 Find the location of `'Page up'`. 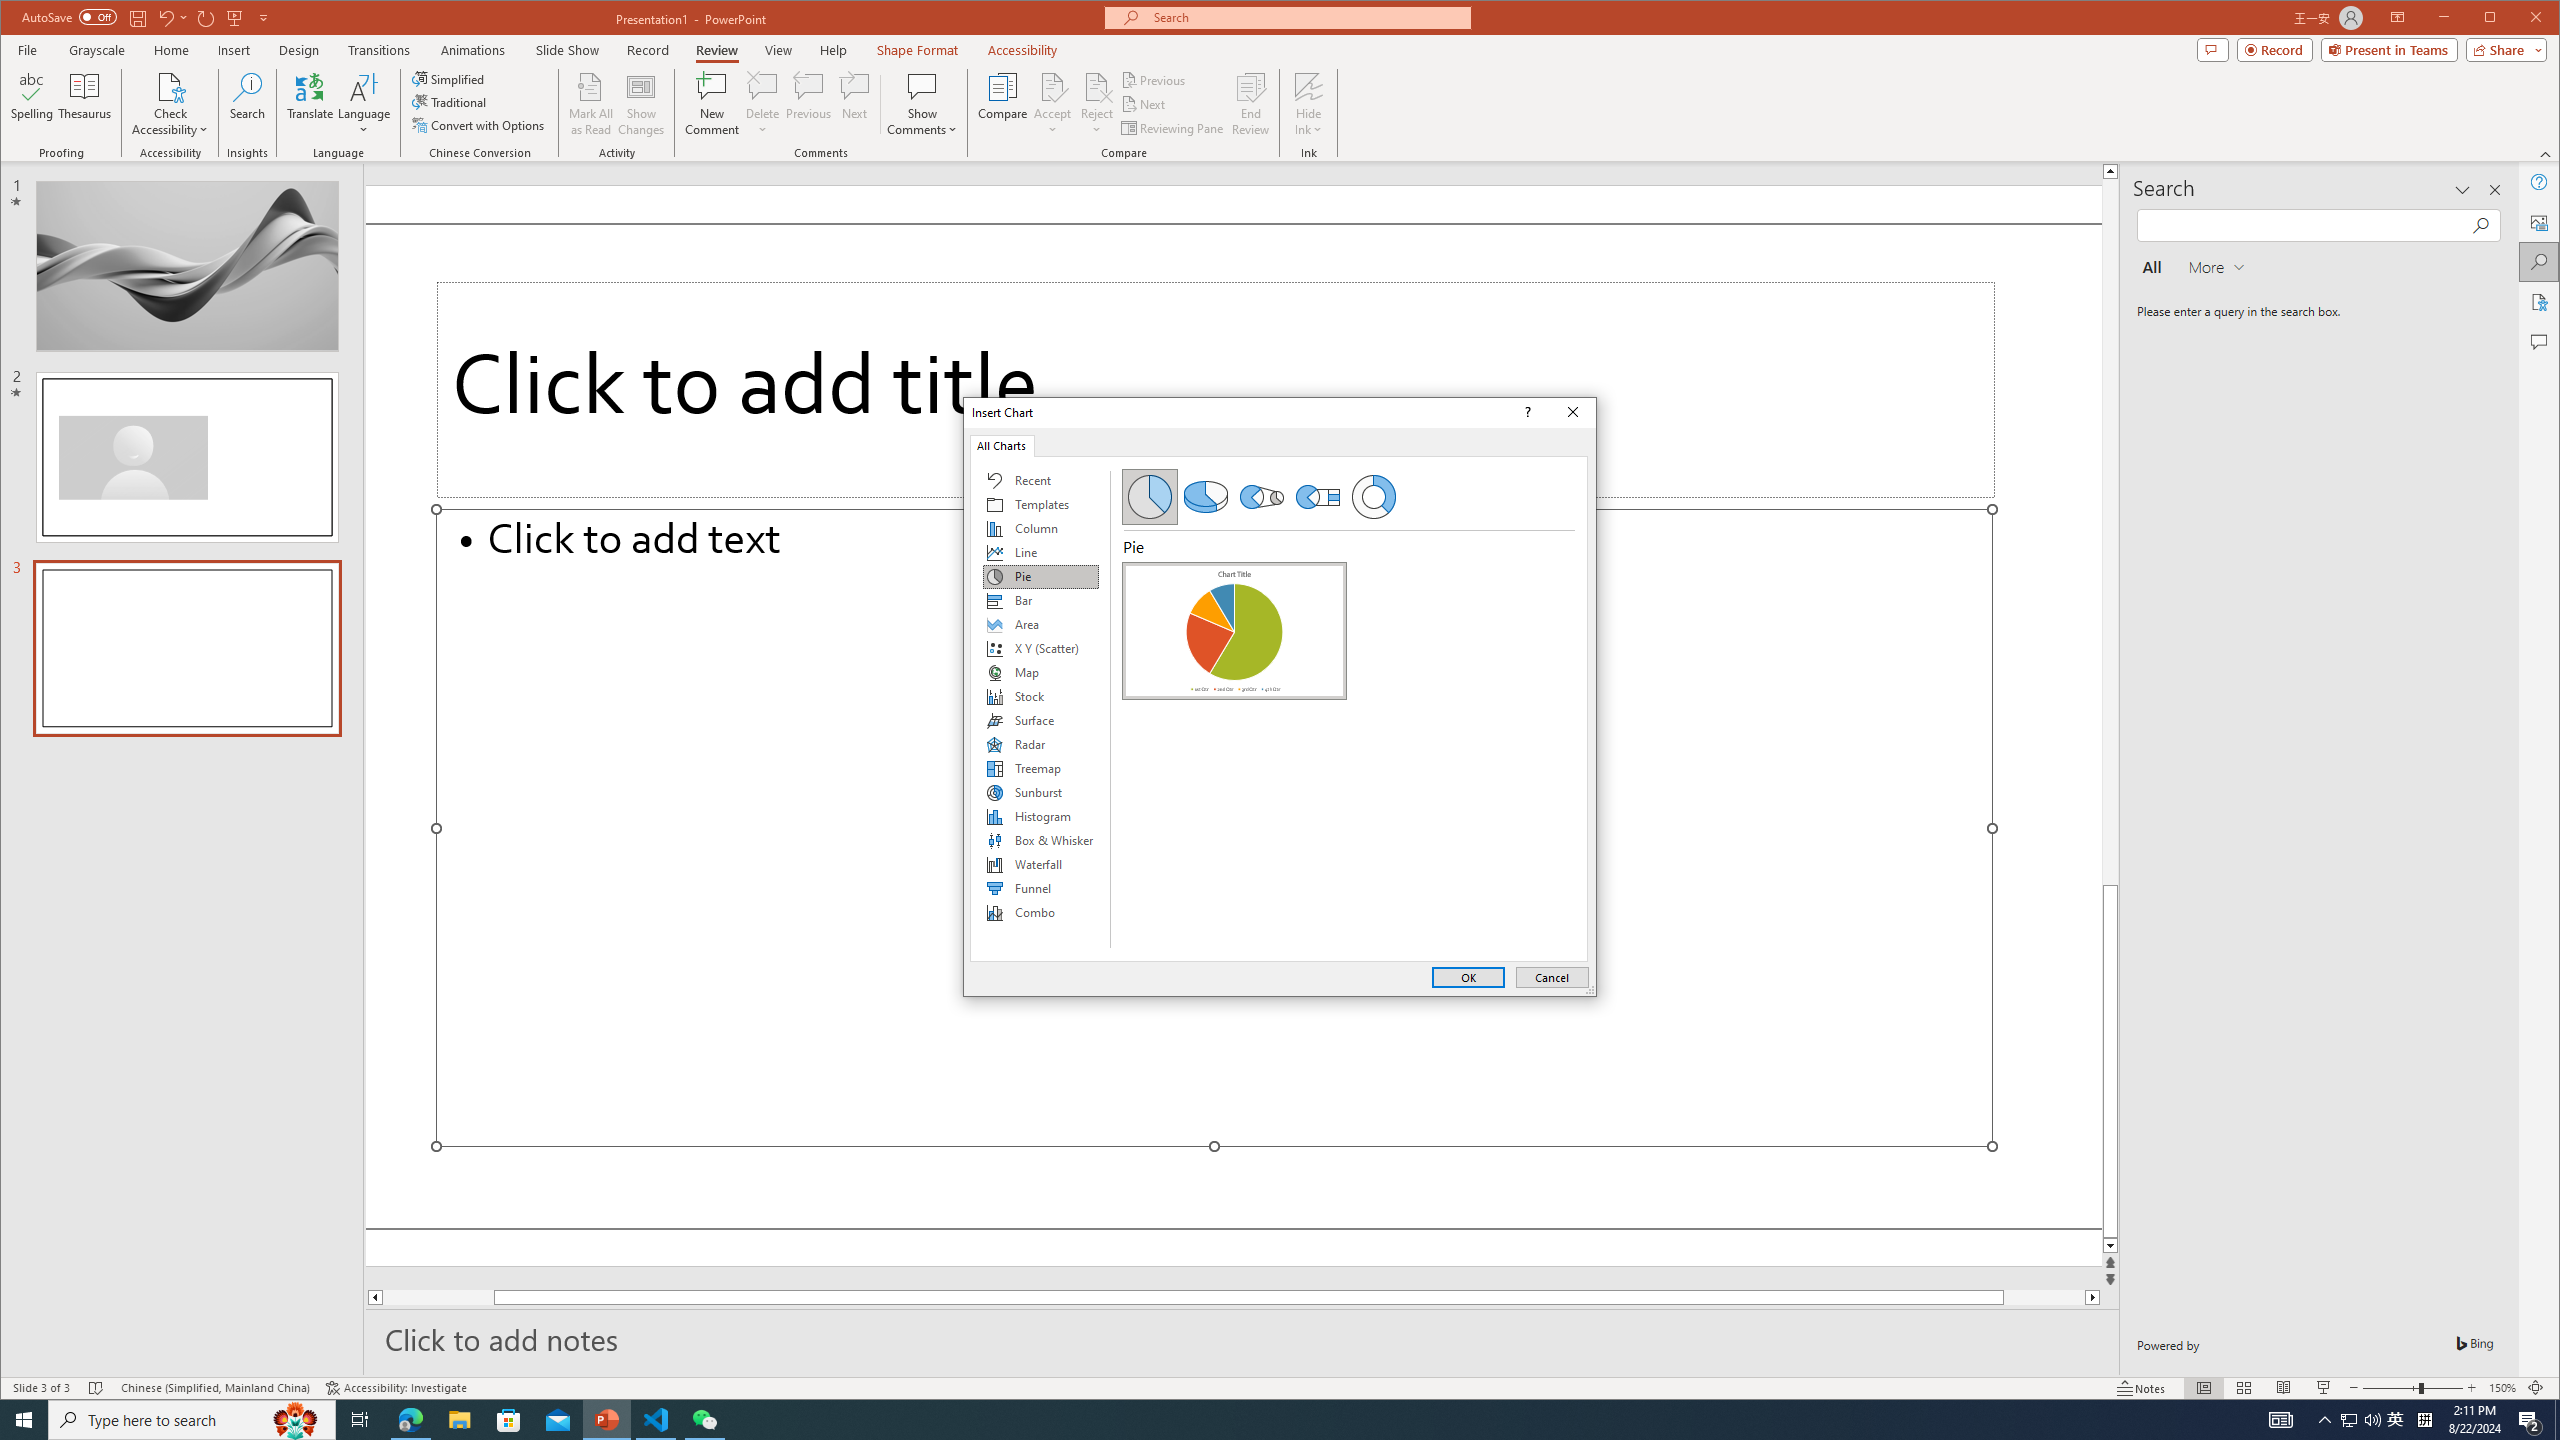

'Page up' is located at coordinates (2109, 532).